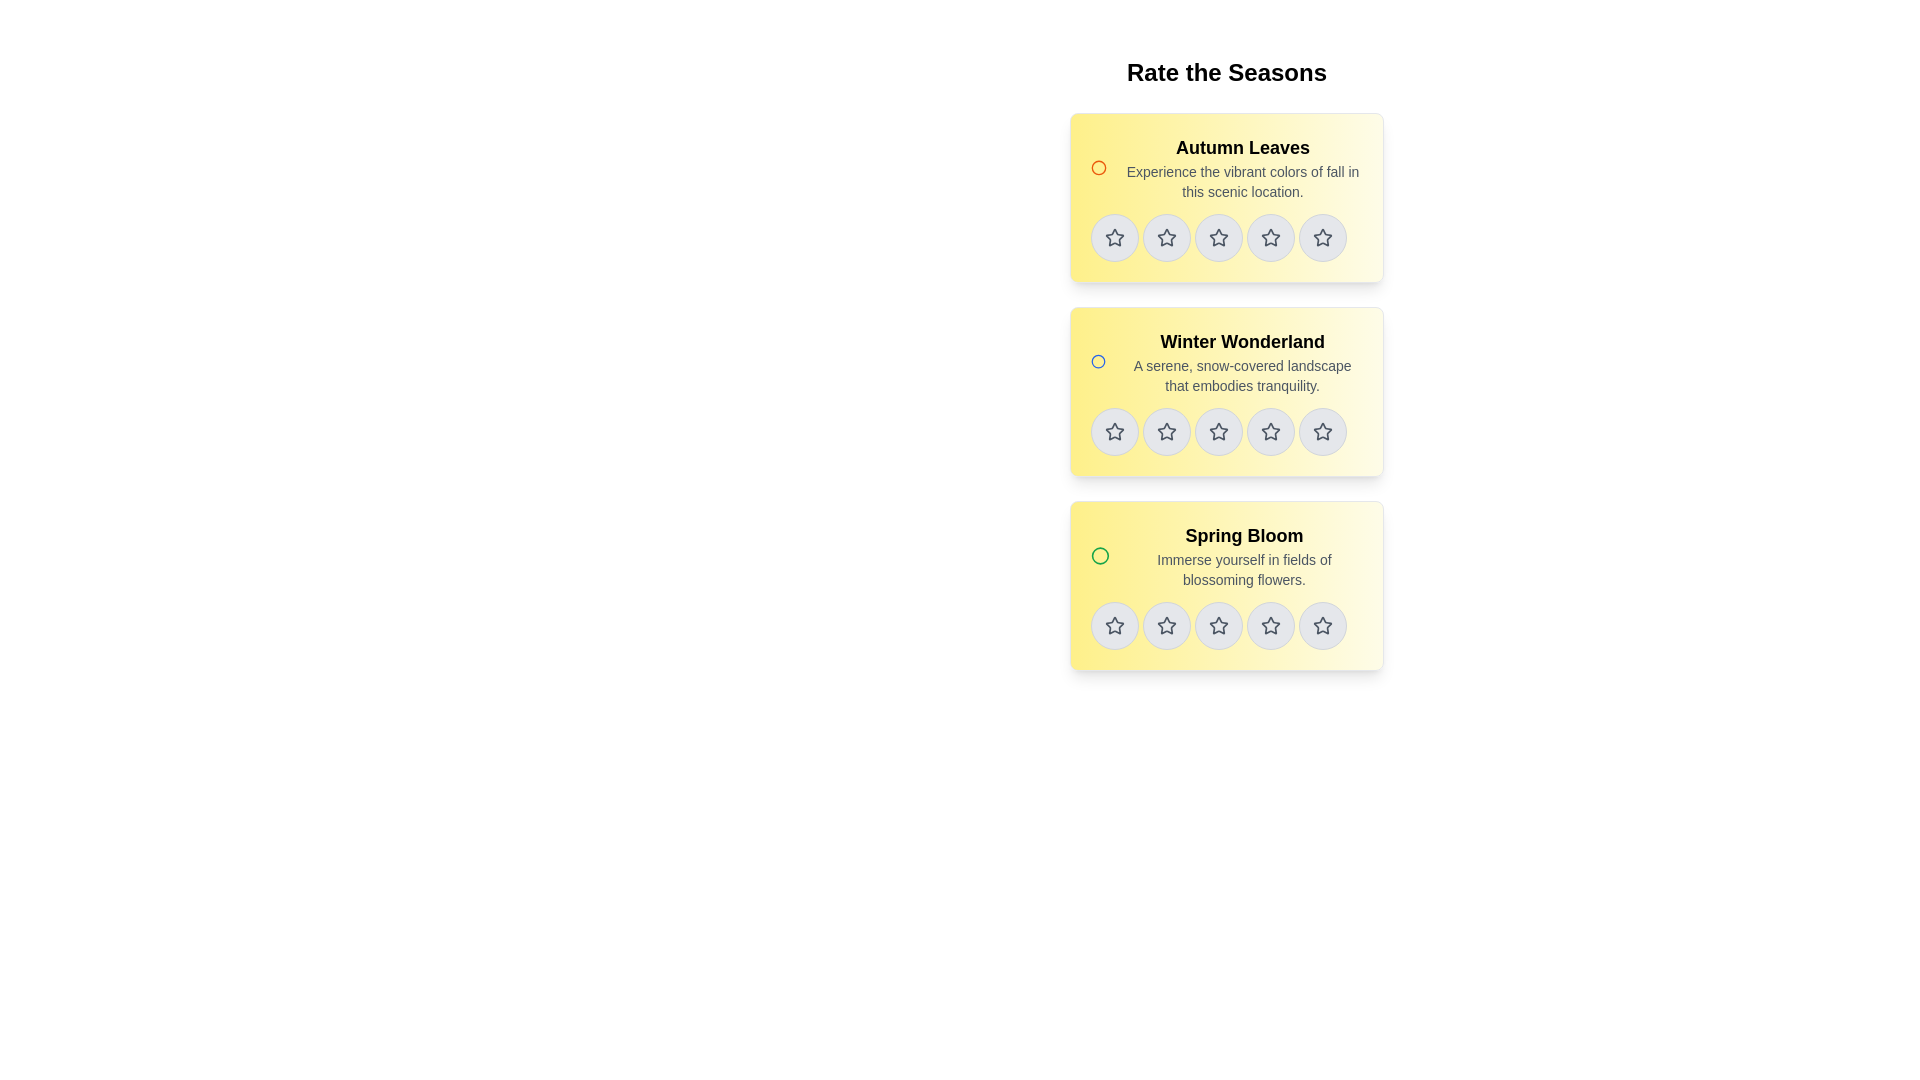 This screenshot has width=1920, height=1080. What do you see at coordinates (1113, 237) in the screenshot?
I see `the first rating star icon for the 'Autumn Leaves' item in the 'Rate the Seasons' list to rate it` at bounding box center [1113, 237].